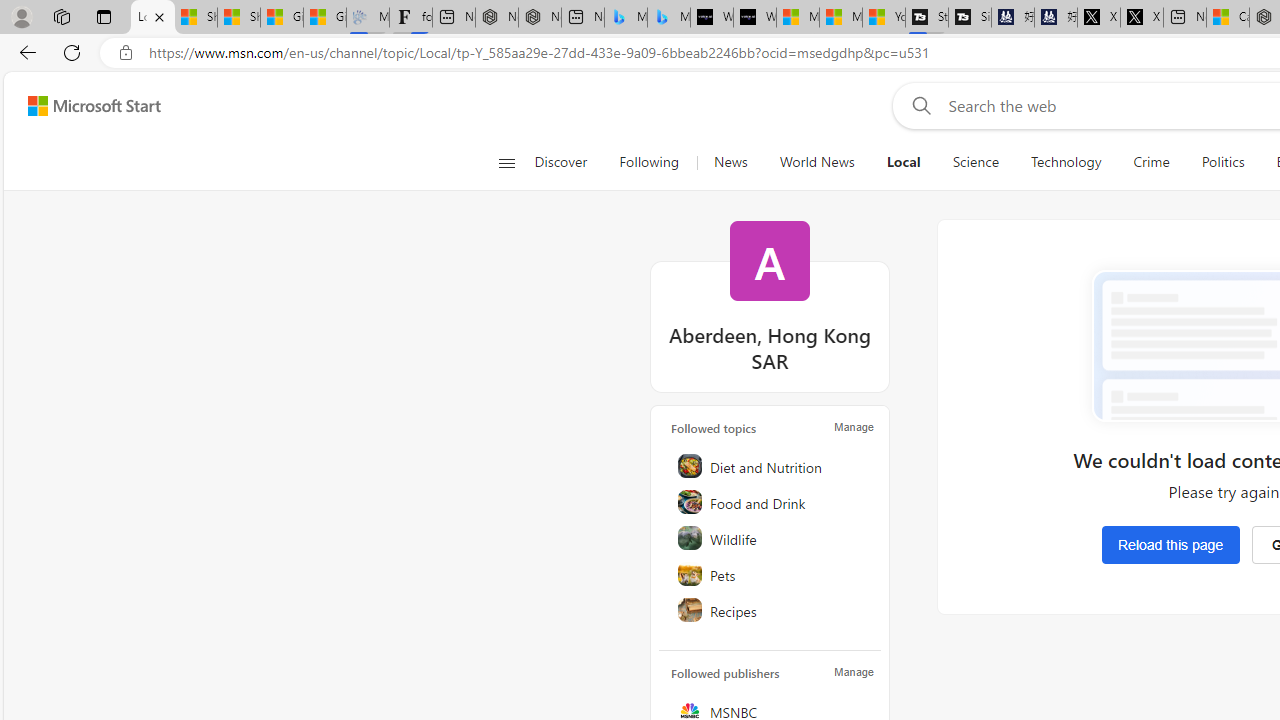 This screenshot has height=720, width=1280. I want to click on 'Science', so click(975, 162).